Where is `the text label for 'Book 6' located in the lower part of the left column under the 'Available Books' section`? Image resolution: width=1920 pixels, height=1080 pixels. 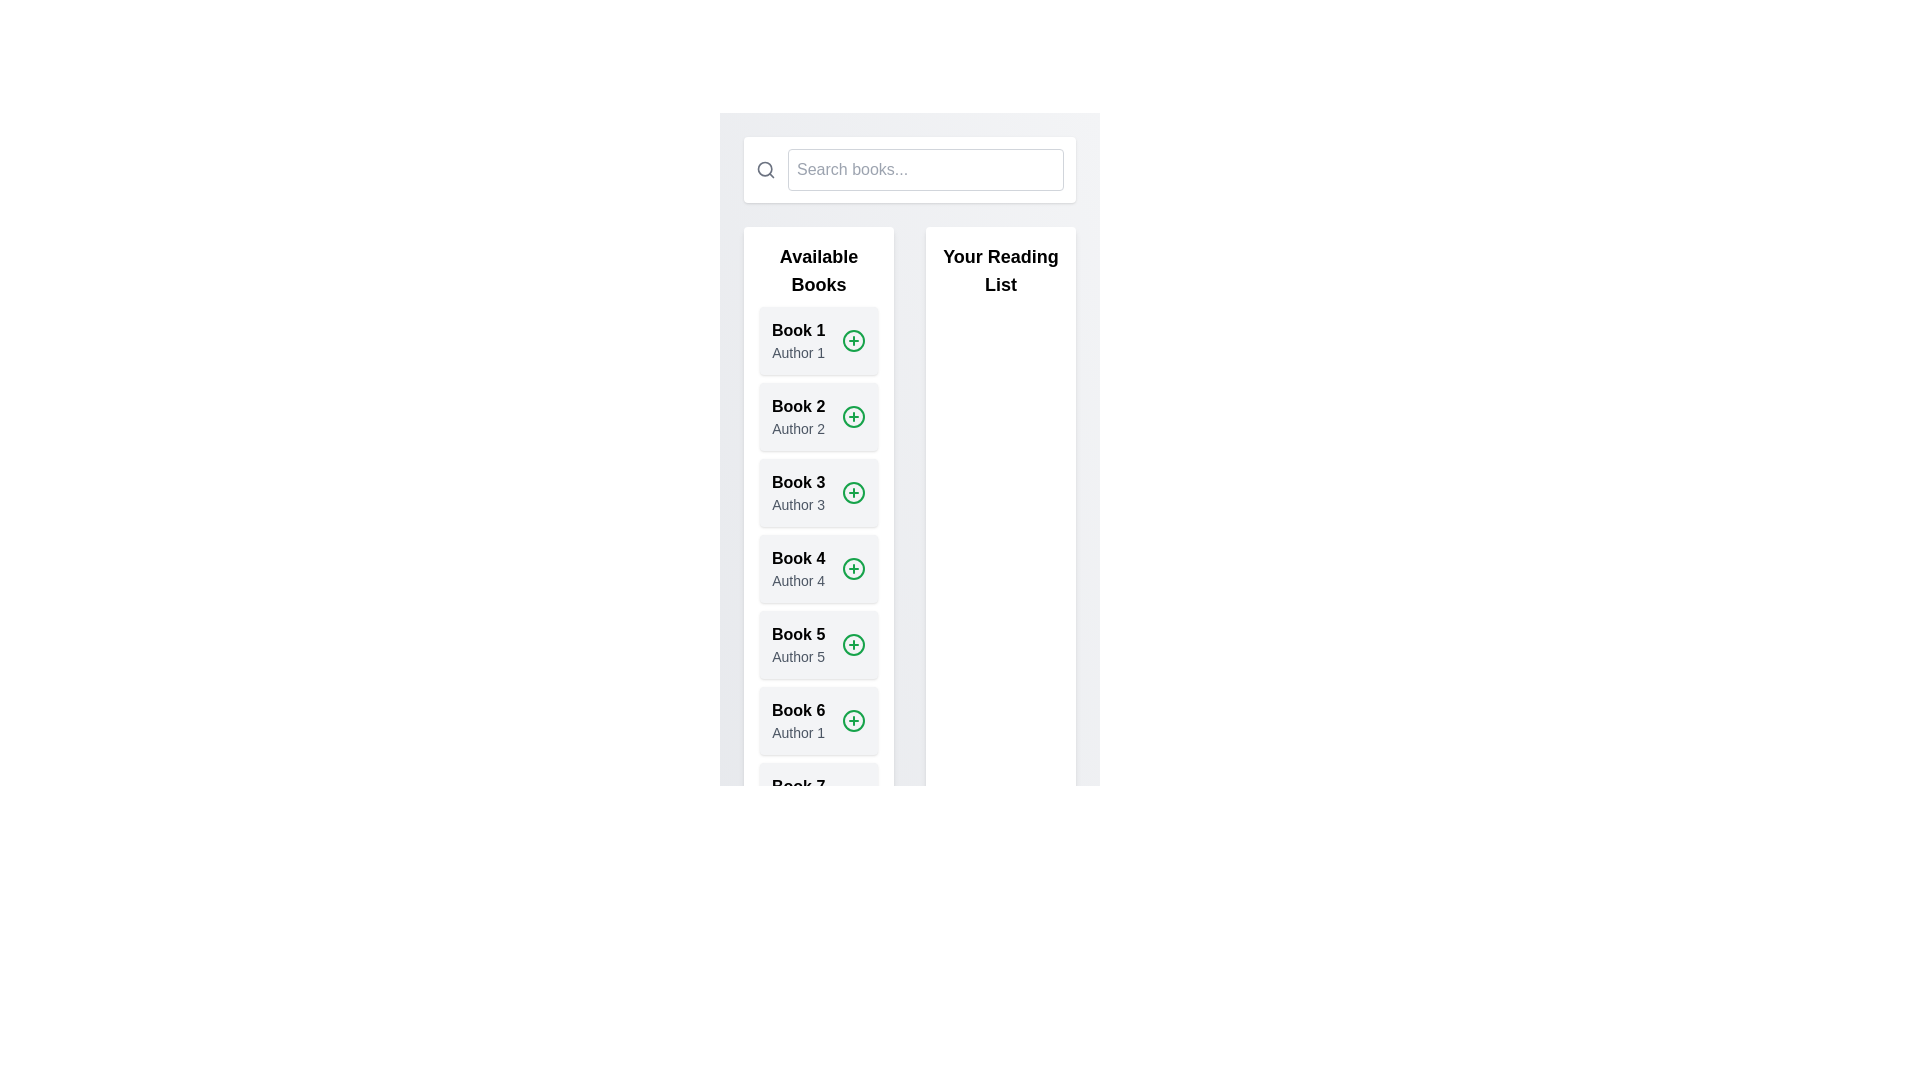 the text label for 'Book 6' located in the lower part of the left column under the 'Available Books' section is located at coordinates (797, 709).